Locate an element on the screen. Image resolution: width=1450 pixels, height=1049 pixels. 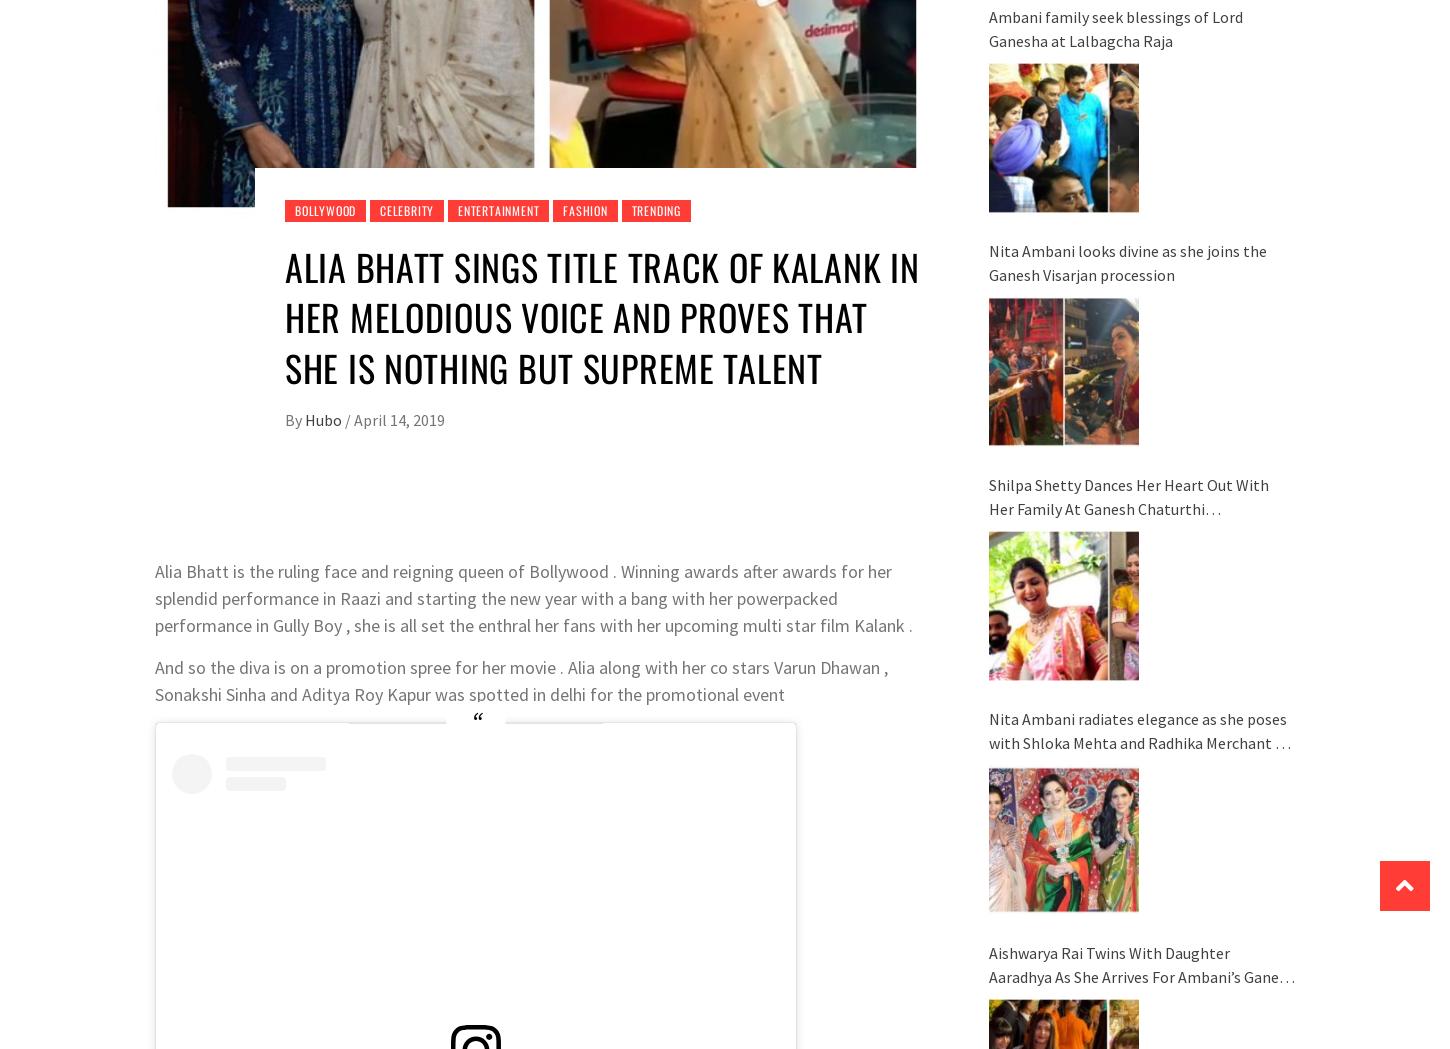
'And so the diva is on a promotion spree for  her movie . Alia along with her co stars Varun Dhawan , Sonakshi Sinha and Aditya Roy Kapur was spotted in delhi for the promotional event' is located at coordinates (521, 678).